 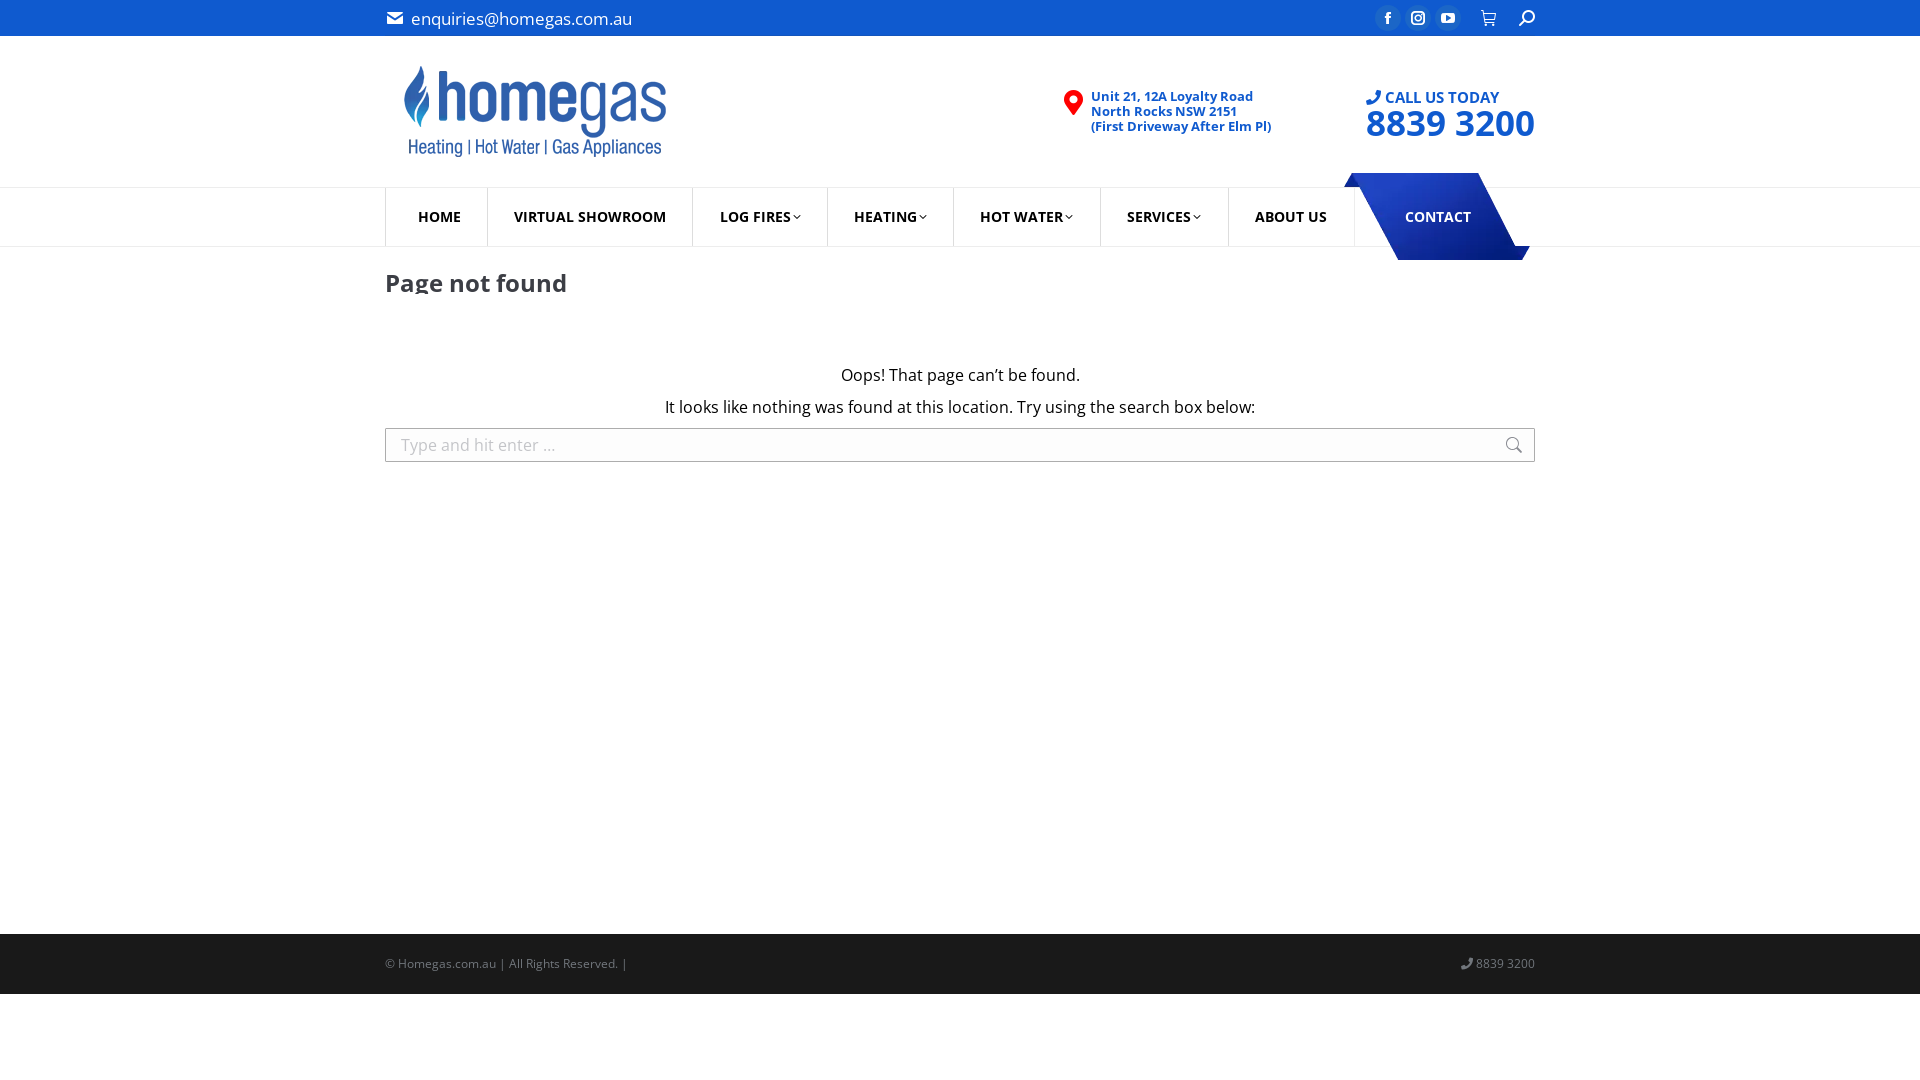 What do you see at coordinates (521, 17) in the screenshot?
I see `'enquiries@homegas.com.au'` at bounding box center [521, 17].